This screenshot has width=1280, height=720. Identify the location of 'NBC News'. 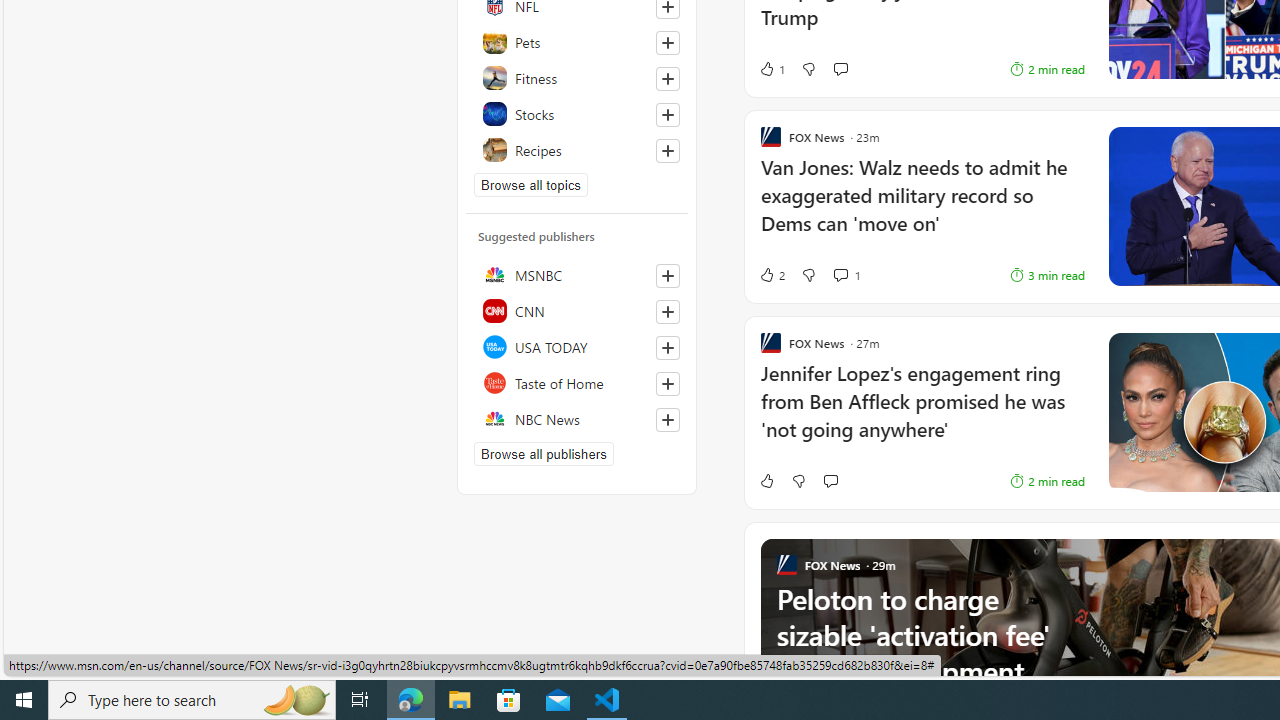
(576, 418).